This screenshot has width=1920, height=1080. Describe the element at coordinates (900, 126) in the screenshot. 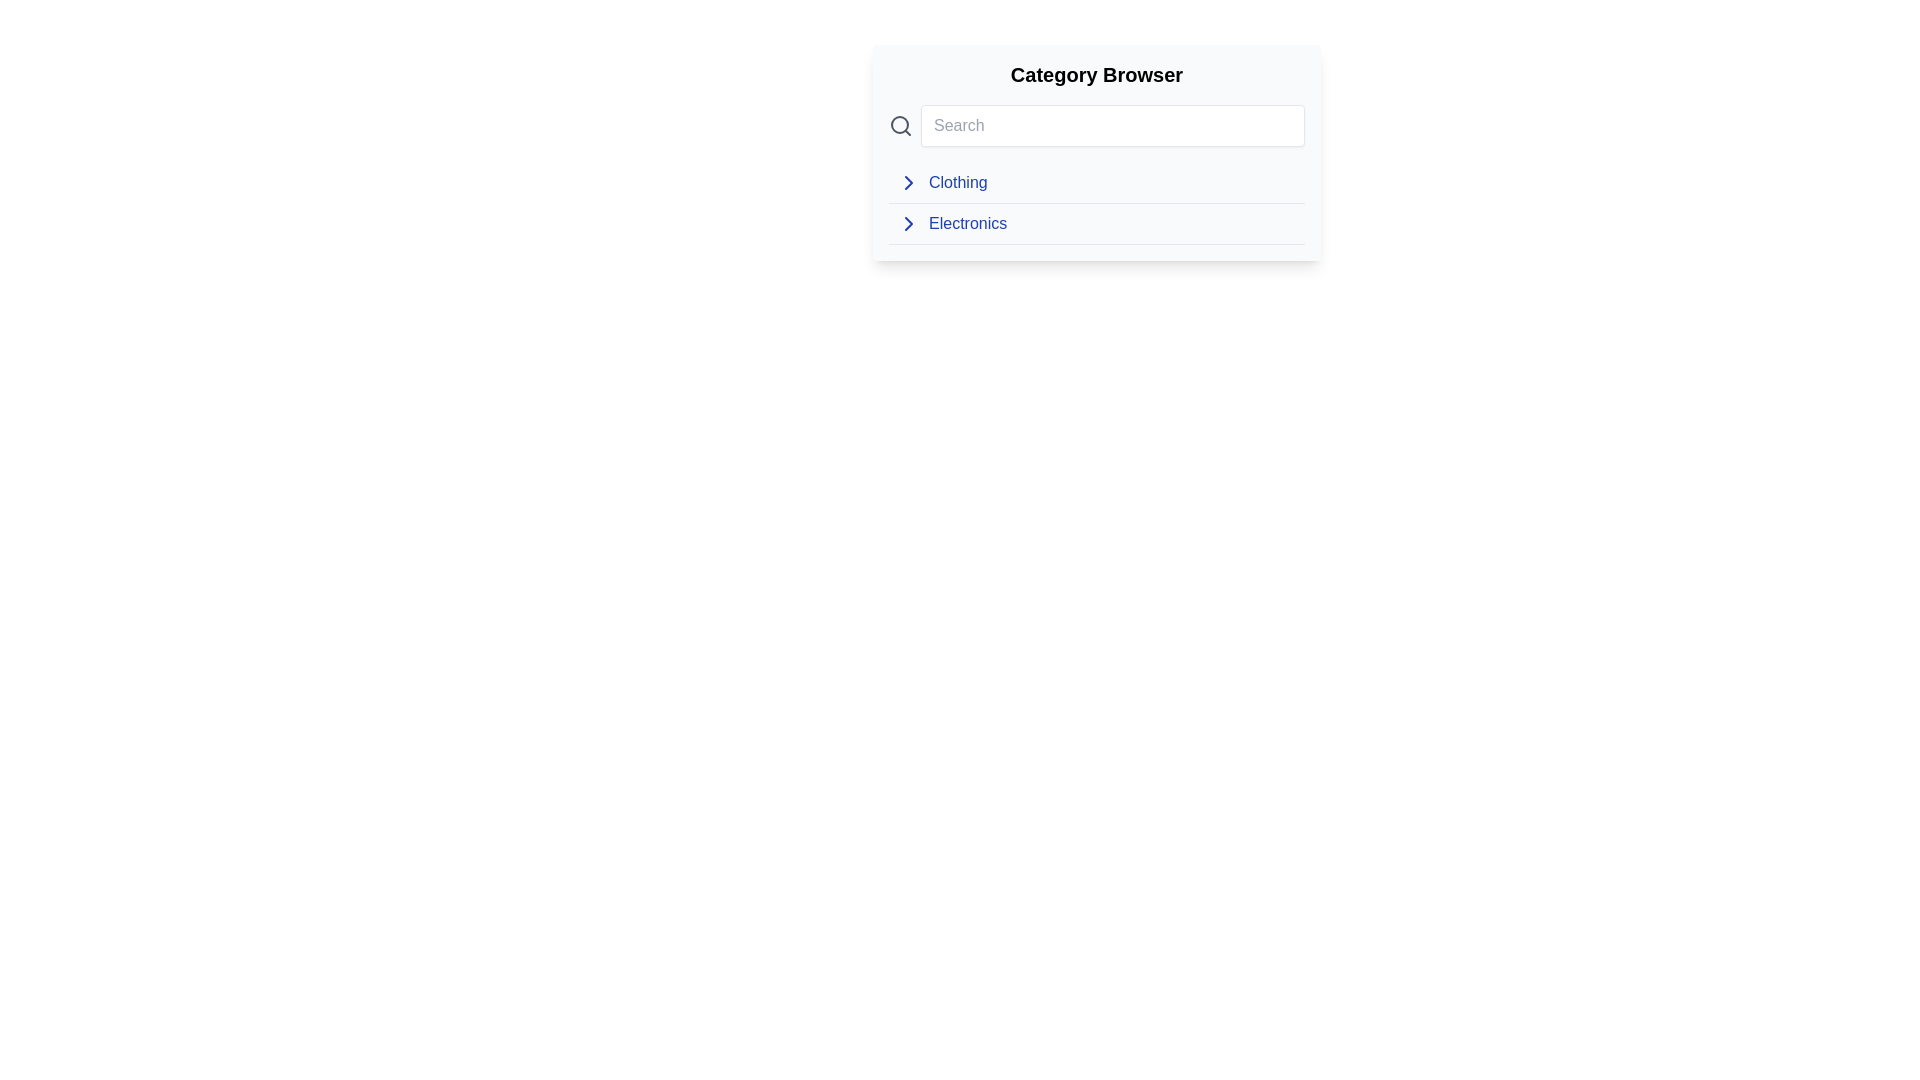

I see `the circular search icon, which is a magnifying glass with a dark-gray outline, located immediately to the left of the 'Search' text input field` at that location.